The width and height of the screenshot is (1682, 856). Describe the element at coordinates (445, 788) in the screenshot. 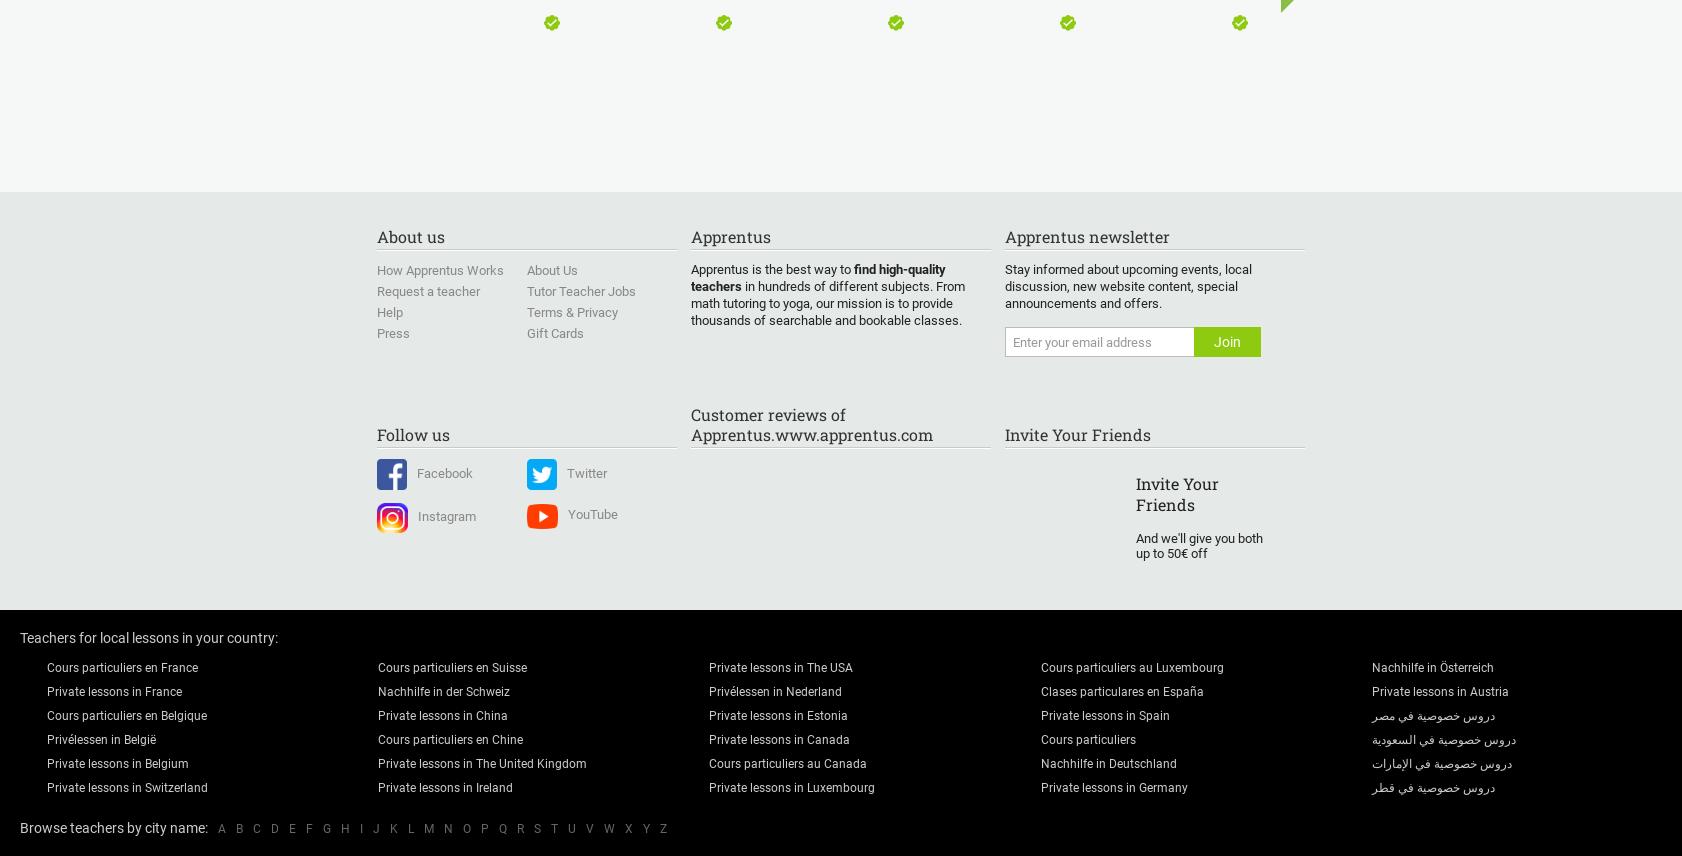

I see `'Private lessons in Ireland'` at that location.